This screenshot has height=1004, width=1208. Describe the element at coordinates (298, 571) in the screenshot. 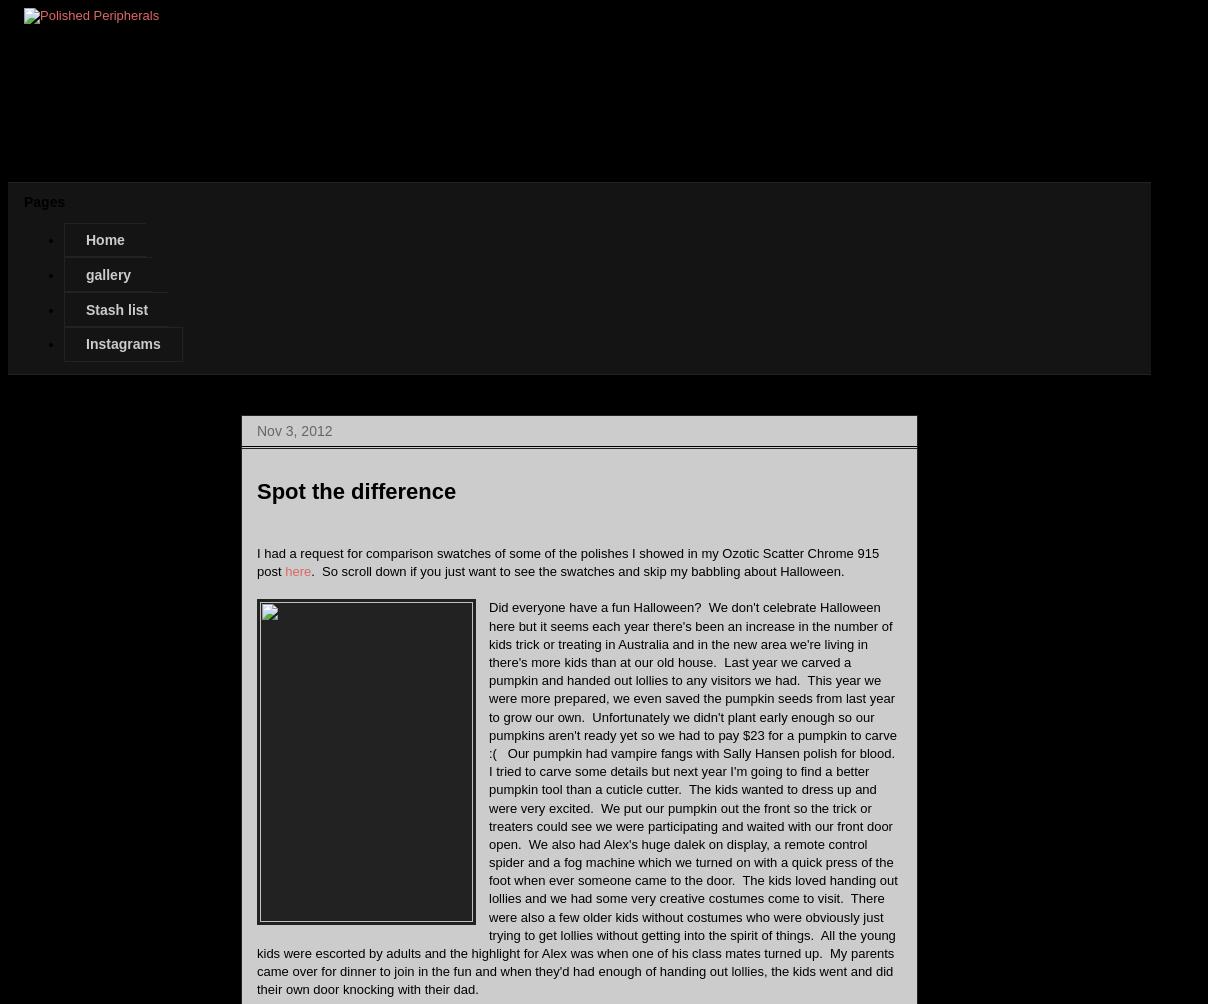

I see `'here'` at that location.